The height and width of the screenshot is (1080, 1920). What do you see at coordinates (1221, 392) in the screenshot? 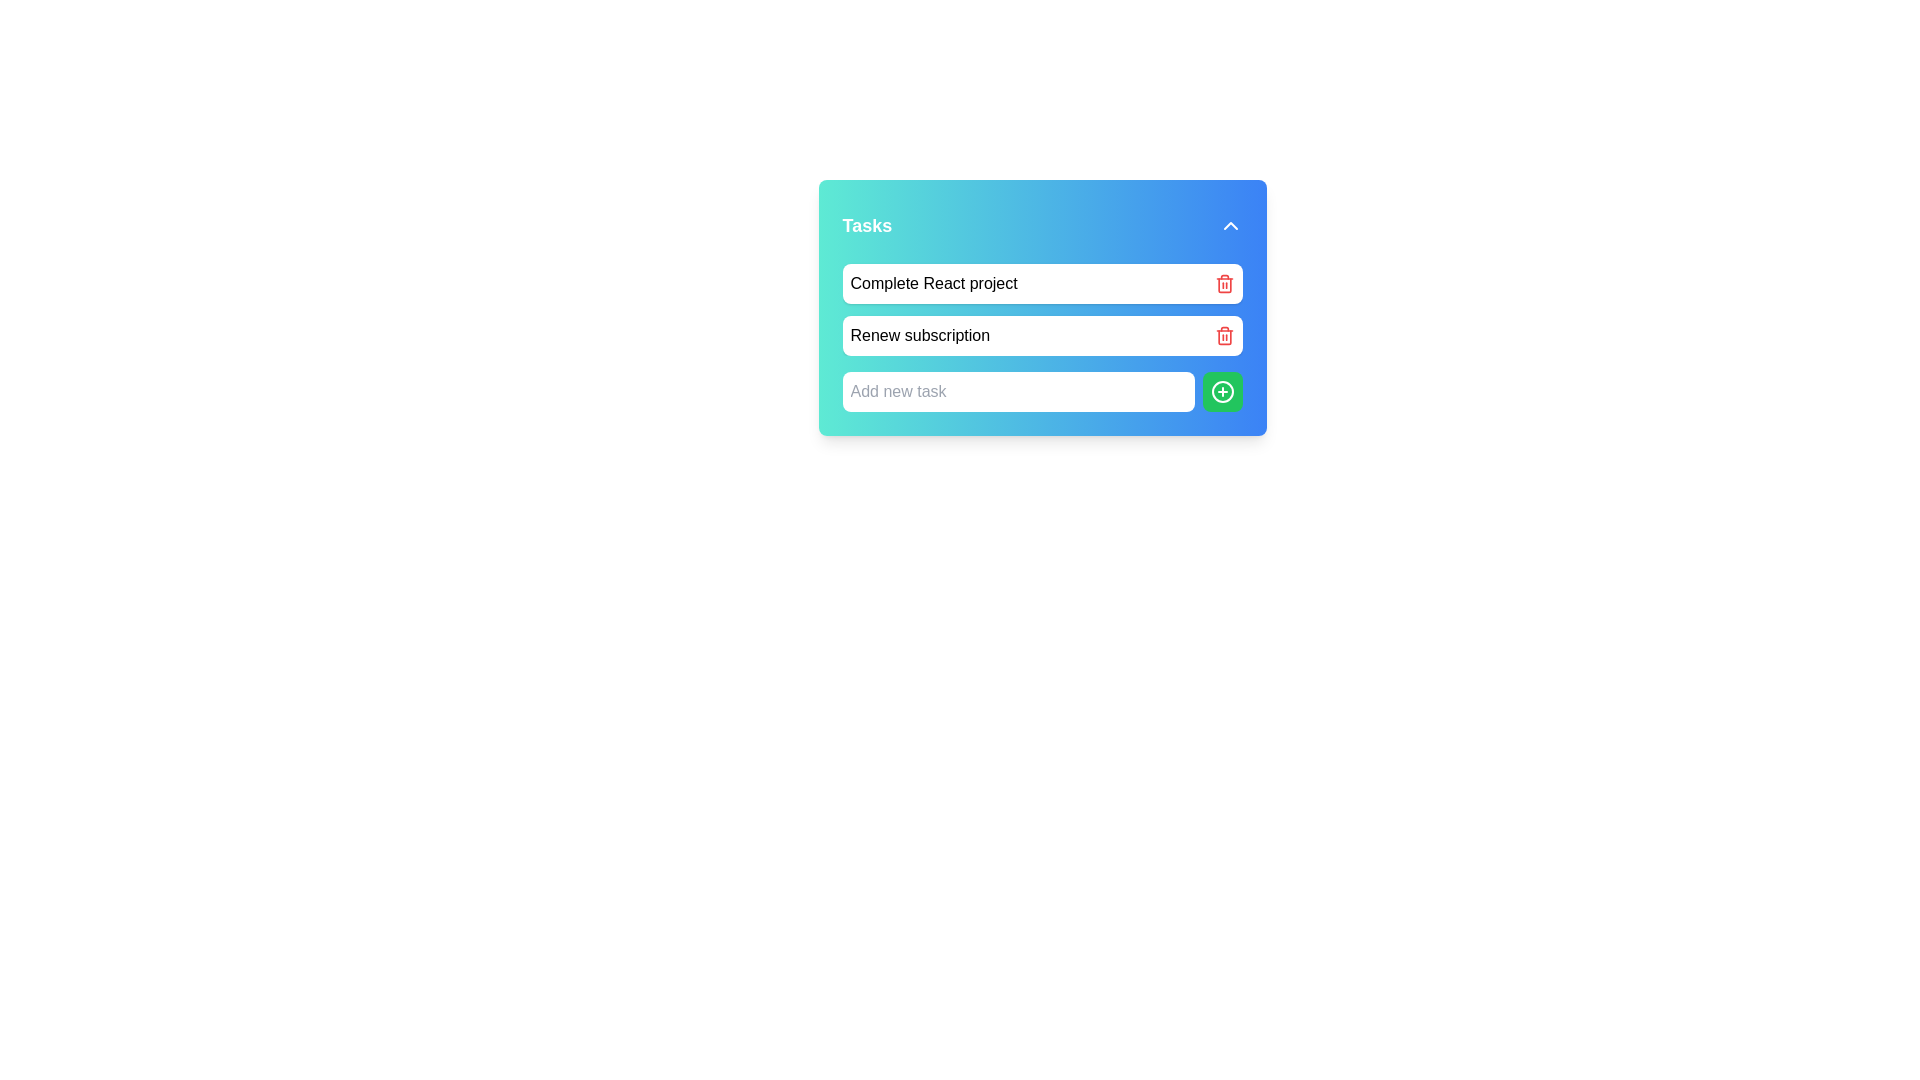
I see `the circular SVG shape located in the bottom-right corner of the task management widget, which is associated with the addition symbol for adding new tasks` at bounding box center [1221, 392].